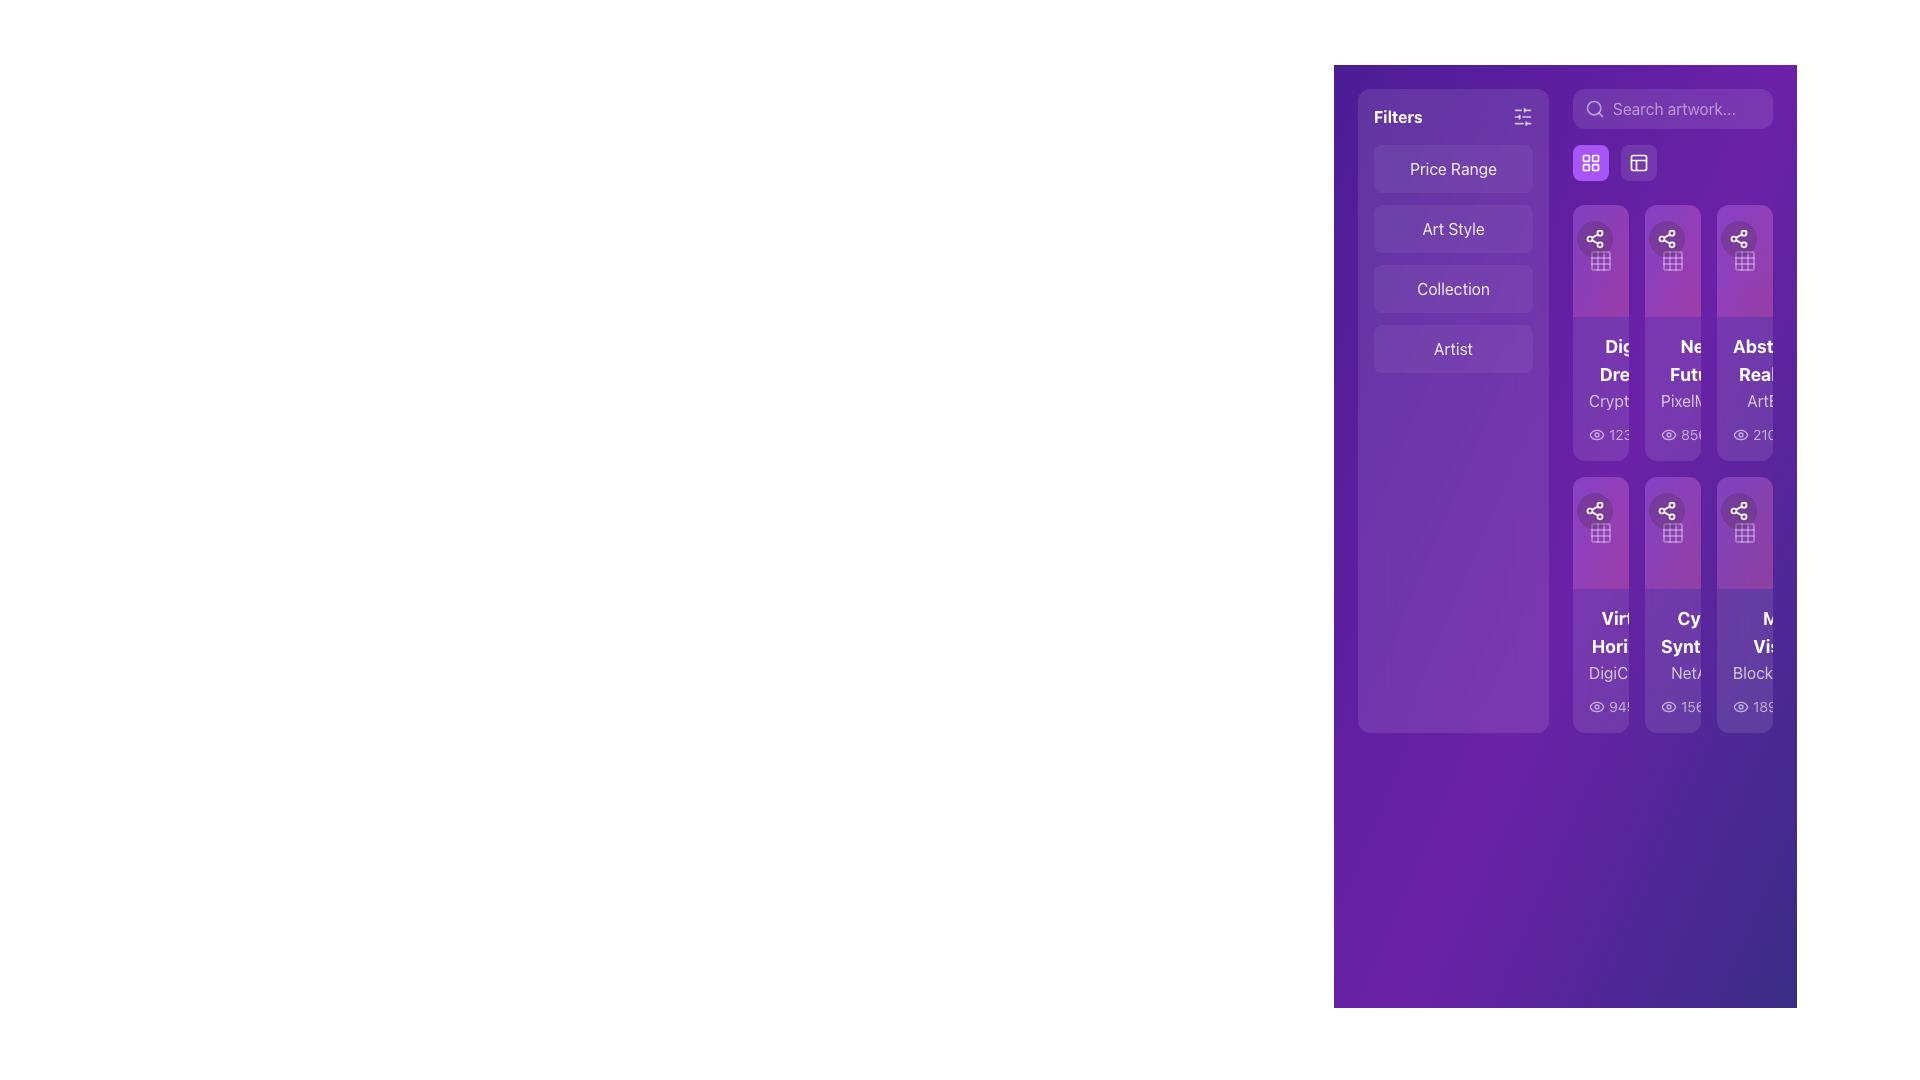  Describe the element at coordinates (1673, 531) in the screenshot. I see `the SVG-based interactive graphical button with a grid-like structure, styled with a white outline and positioned in a purple card, located in the second row towards the top-right corner` at that location.